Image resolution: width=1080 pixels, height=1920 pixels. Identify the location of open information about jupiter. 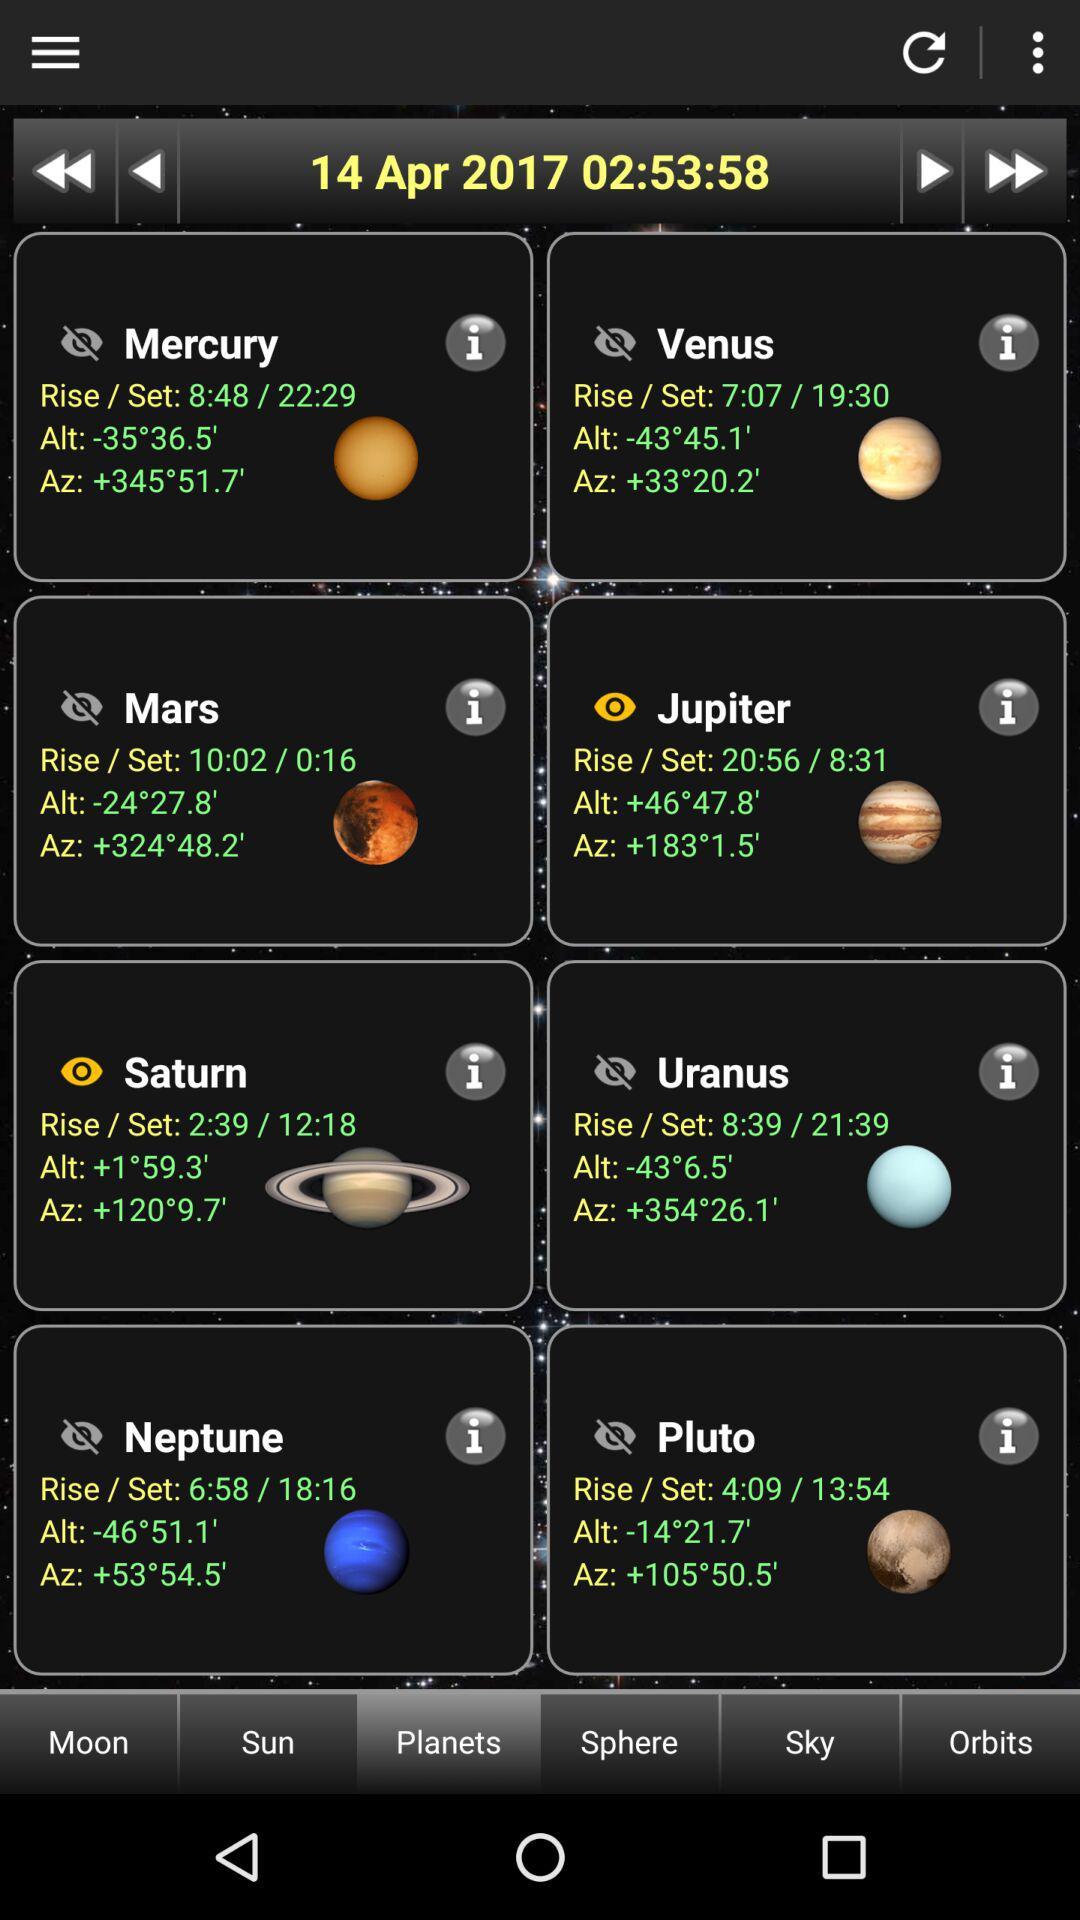
(1008, 706).